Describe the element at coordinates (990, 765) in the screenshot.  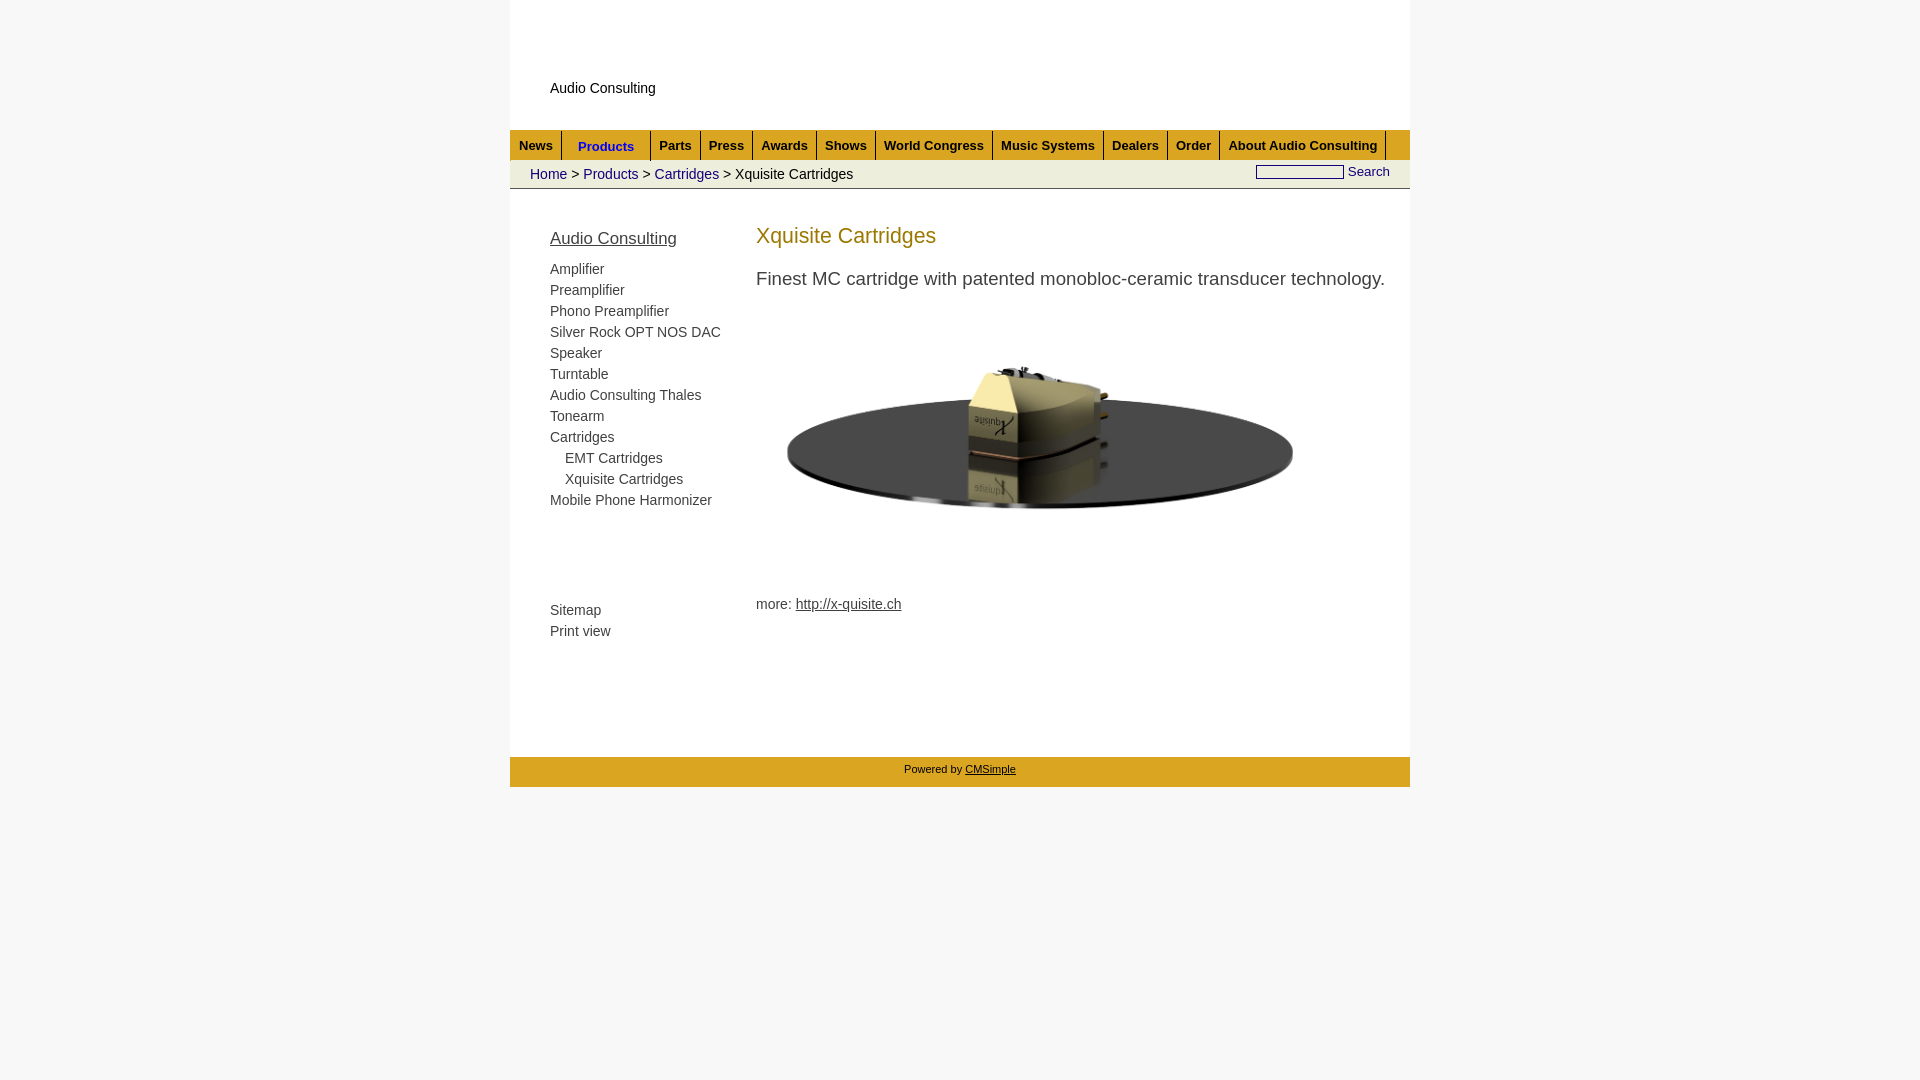
I see `'CMSimple'` at that location.